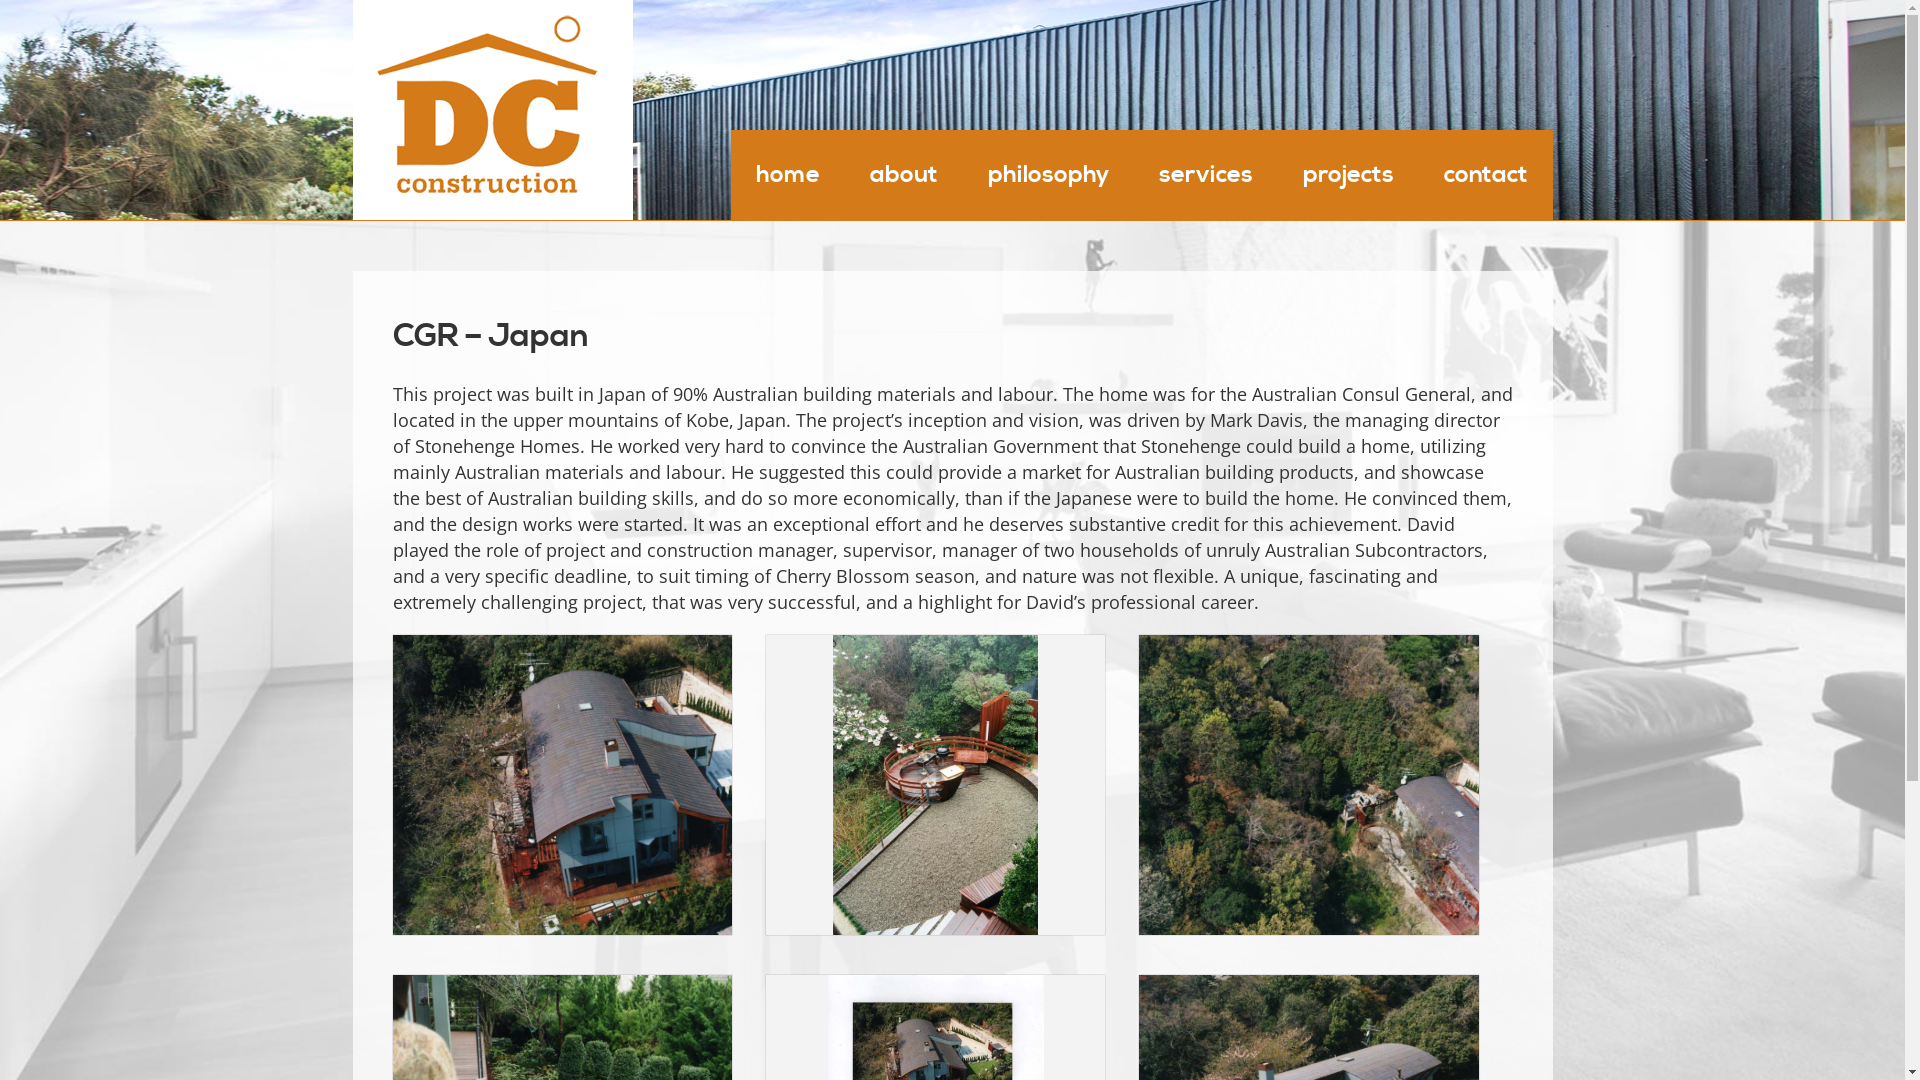 The width and height of the screenshot is (1920, 1080). Describe the element at coordinates (786, 173) in the screenshot. I see `'home'` at that location.